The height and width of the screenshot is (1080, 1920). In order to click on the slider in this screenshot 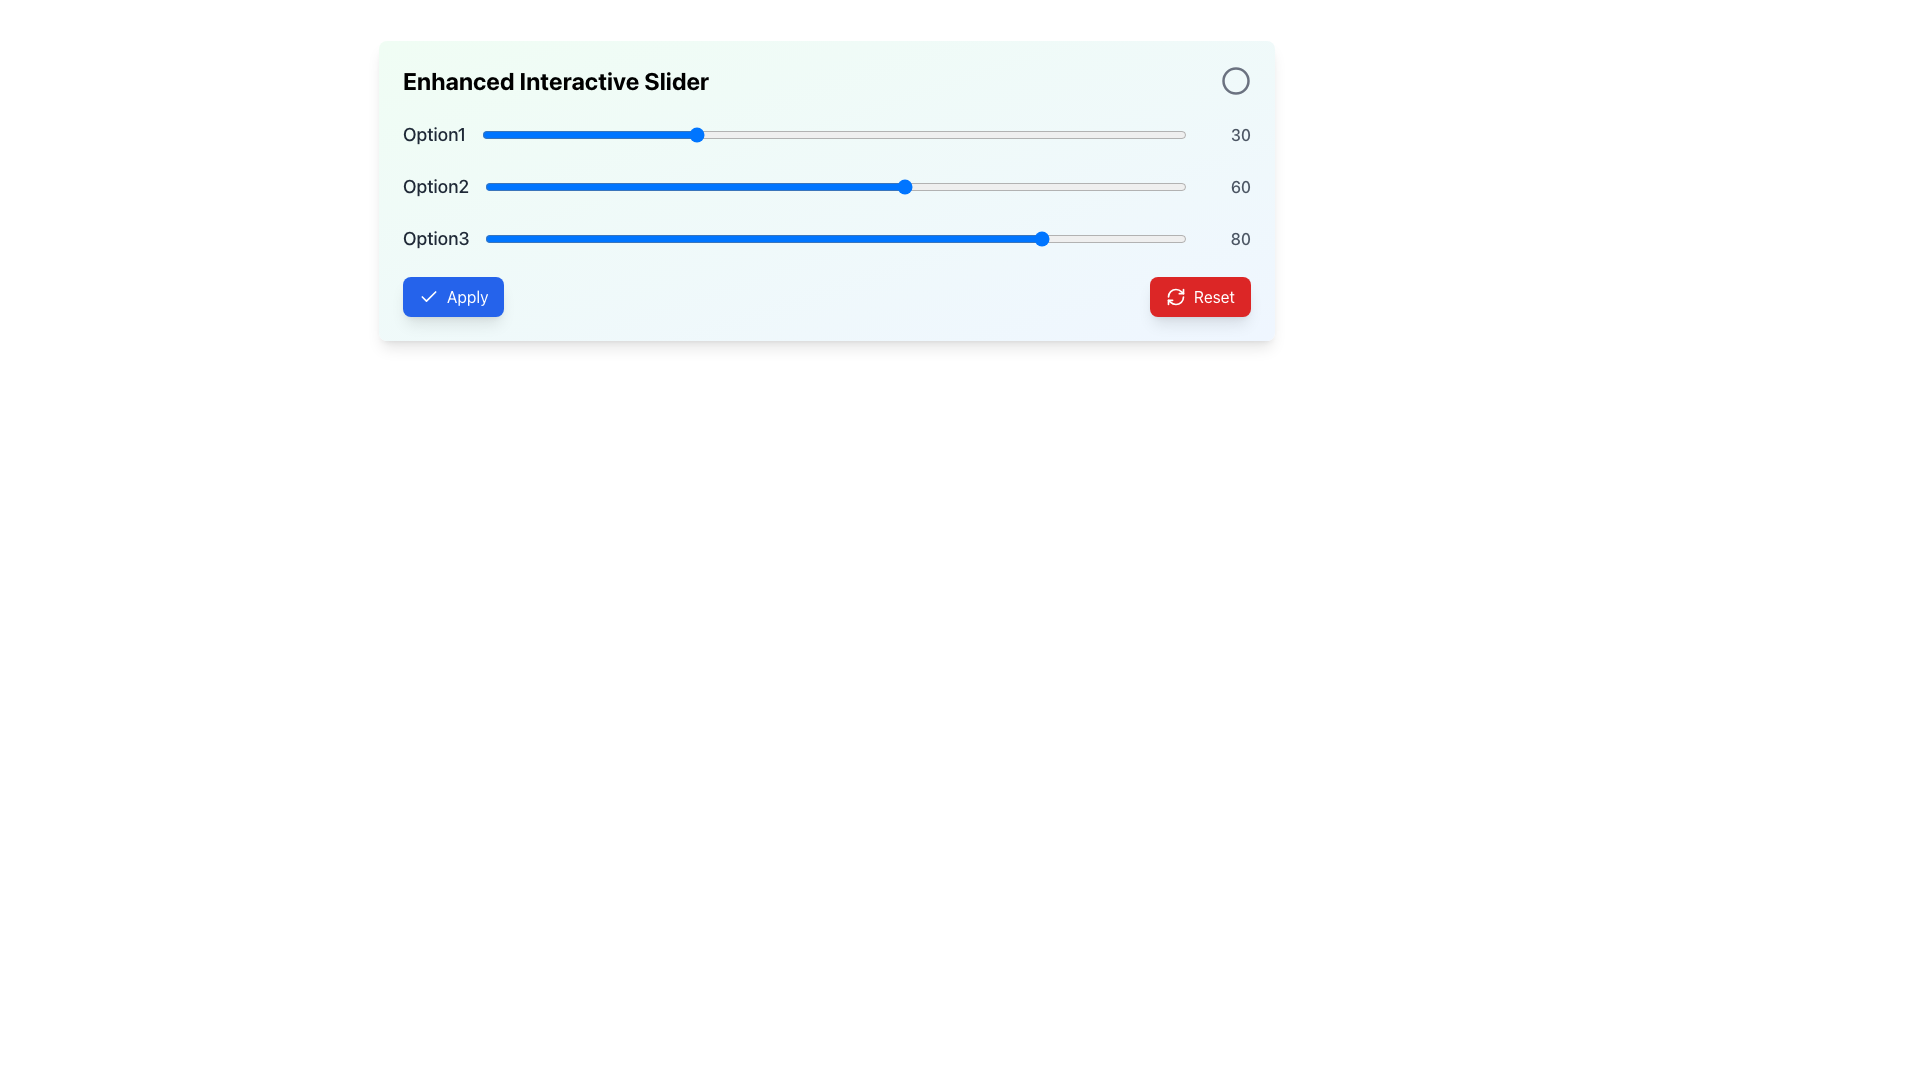, I will do `click(561, 238)`.